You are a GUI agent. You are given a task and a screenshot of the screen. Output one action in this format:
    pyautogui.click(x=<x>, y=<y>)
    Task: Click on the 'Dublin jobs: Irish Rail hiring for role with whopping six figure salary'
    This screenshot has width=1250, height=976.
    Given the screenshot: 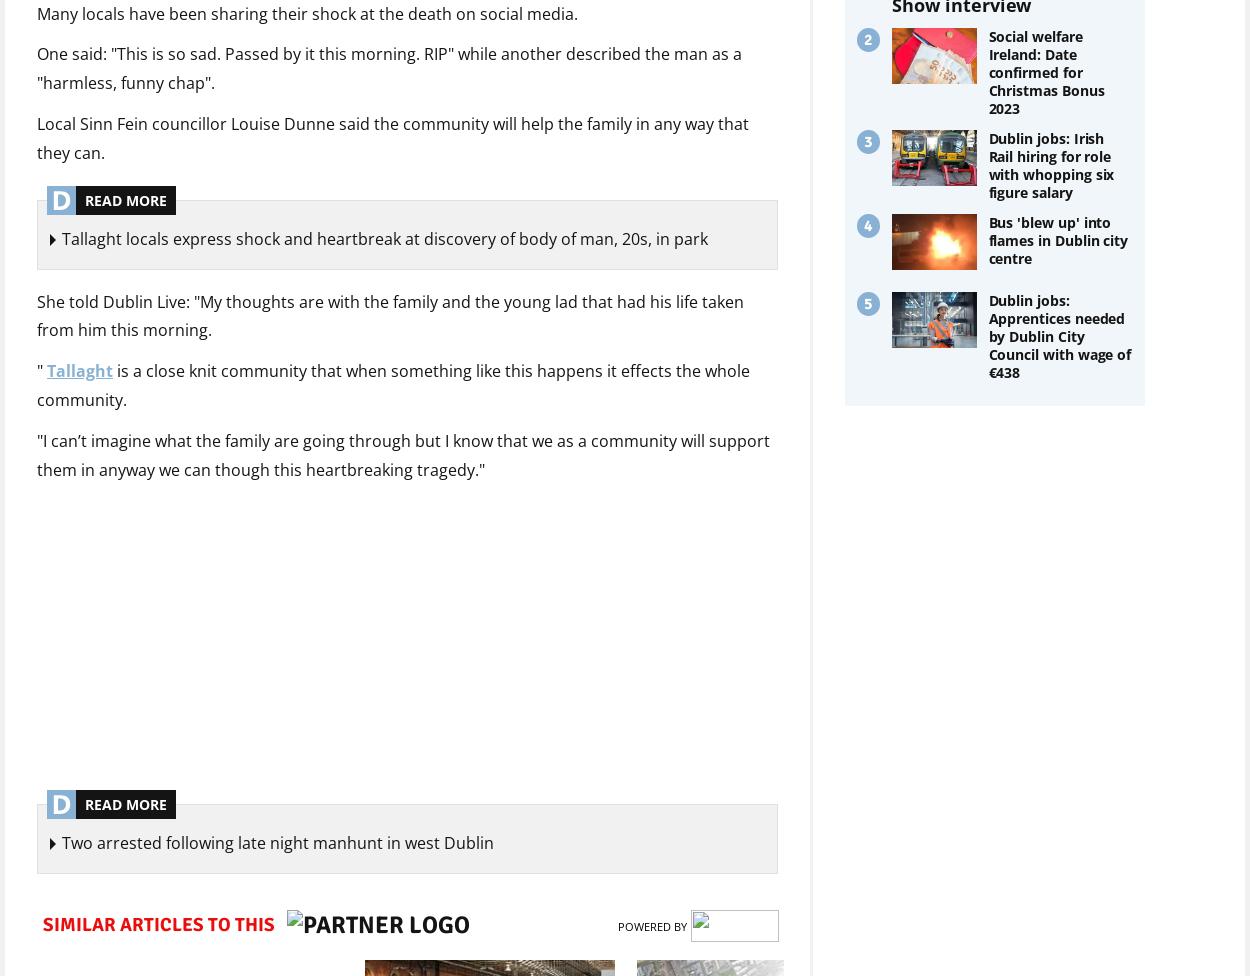 What is the action you would take?
    pyautogui.click(x=1051, y=164)
    